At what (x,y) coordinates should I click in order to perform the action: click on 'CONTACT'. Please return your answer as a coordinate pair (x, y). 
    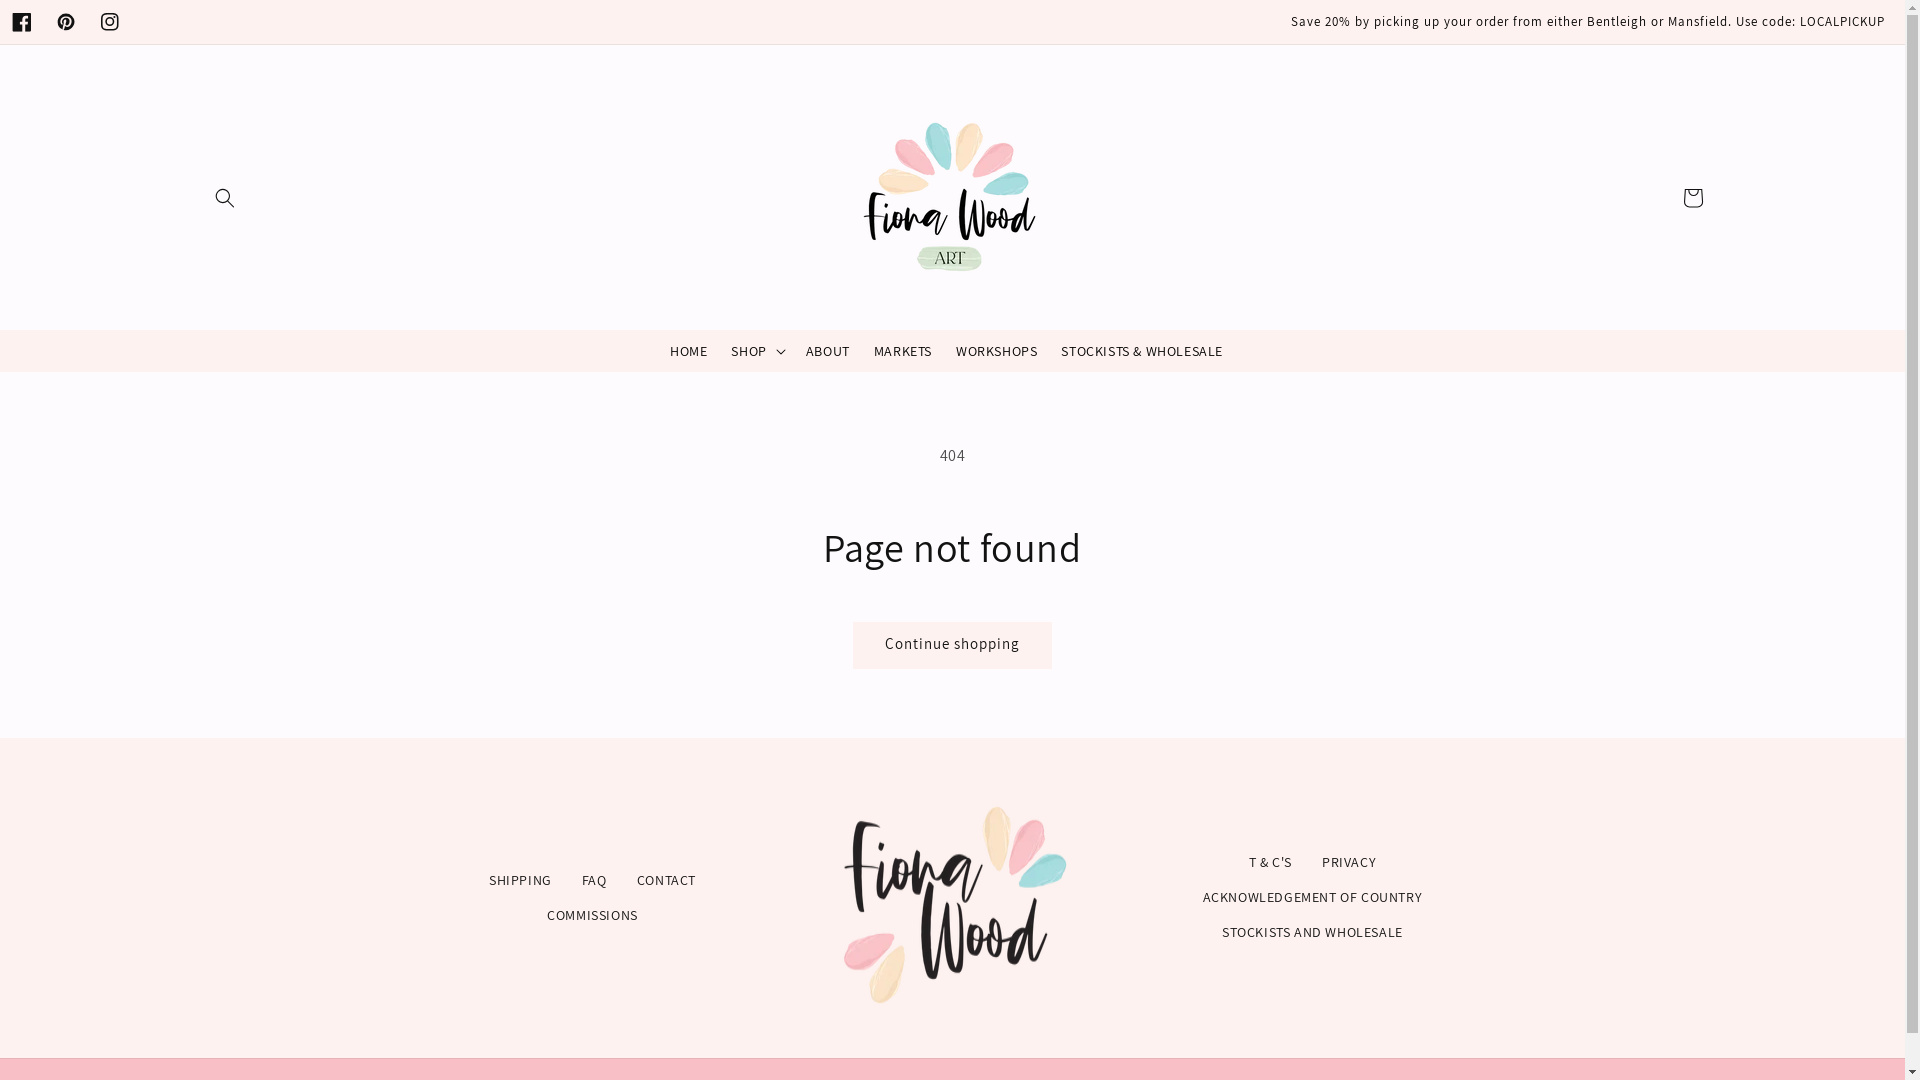
    Looking at the image, I should click on (666, 879).